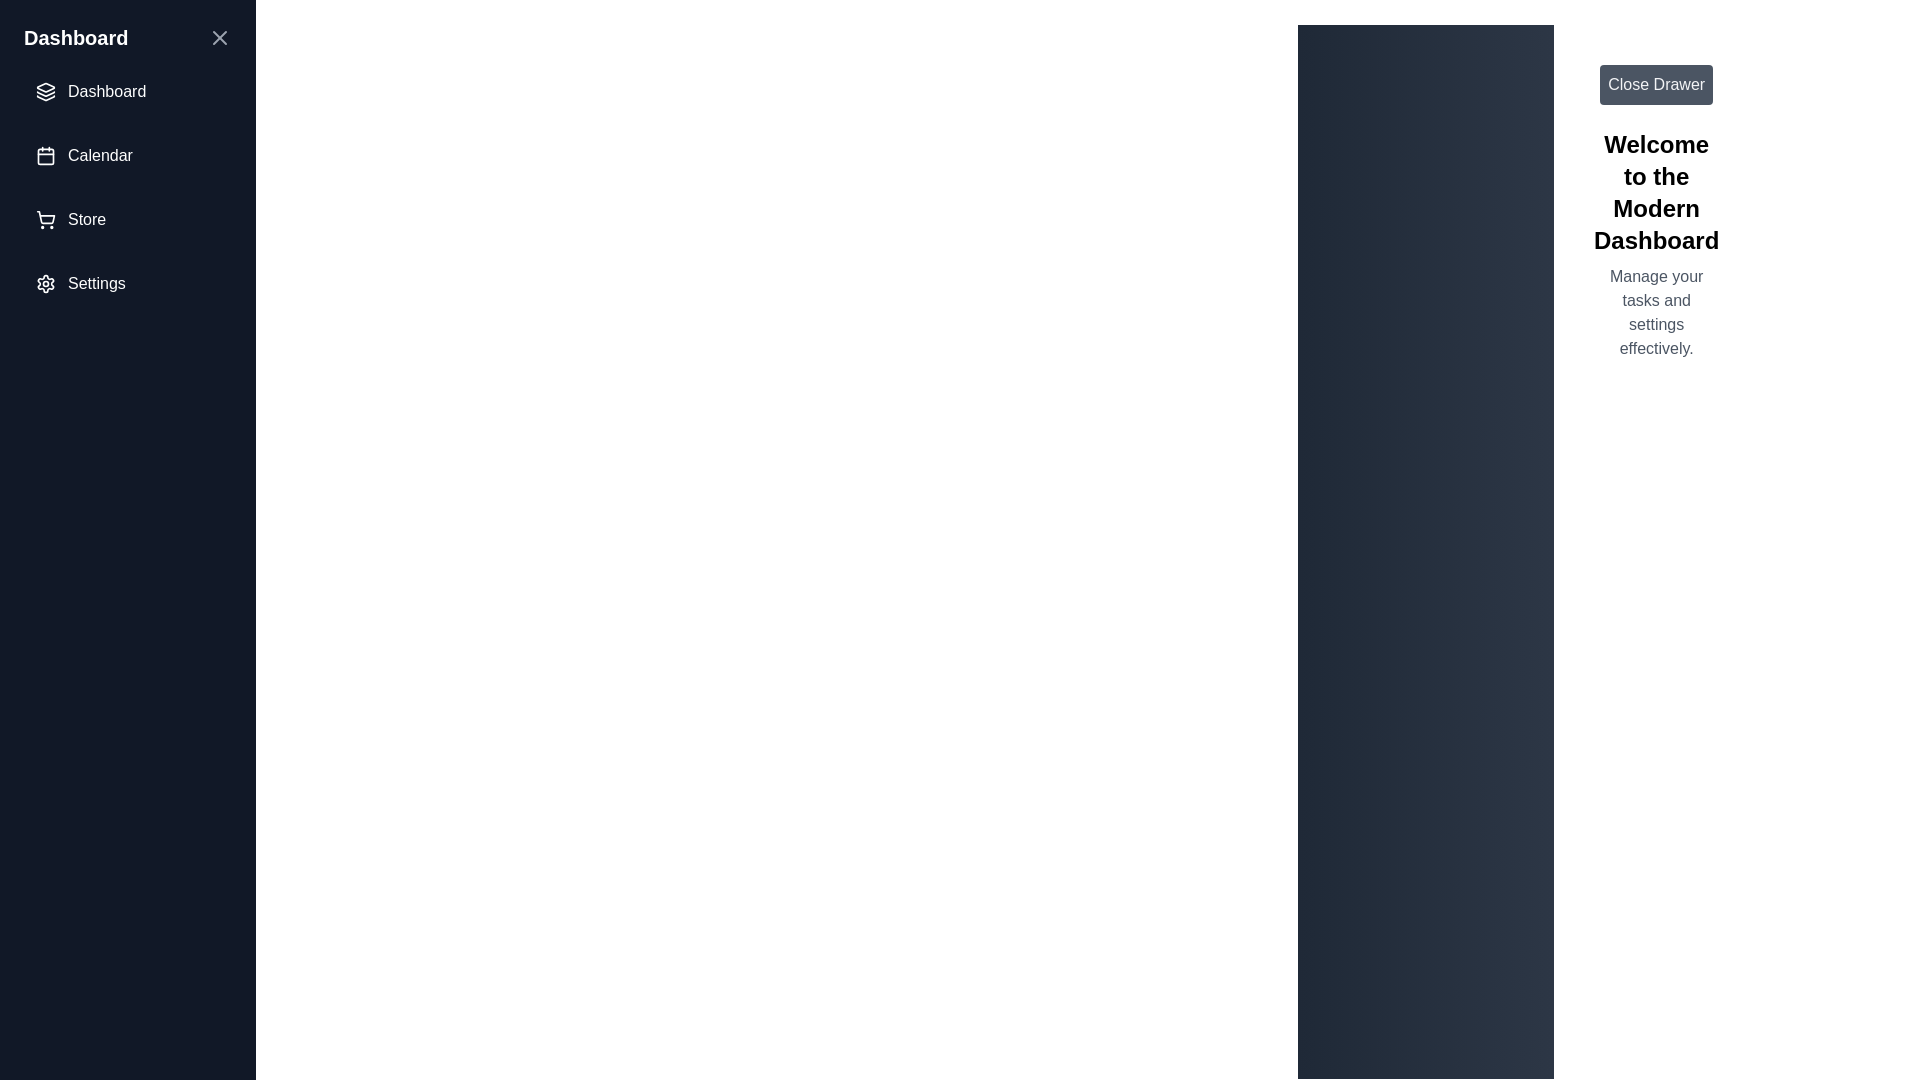 Image resolution: width=1920 pixels, height=1080 pixels. I want to click on the menu item labeled Store, so click(127, 219).